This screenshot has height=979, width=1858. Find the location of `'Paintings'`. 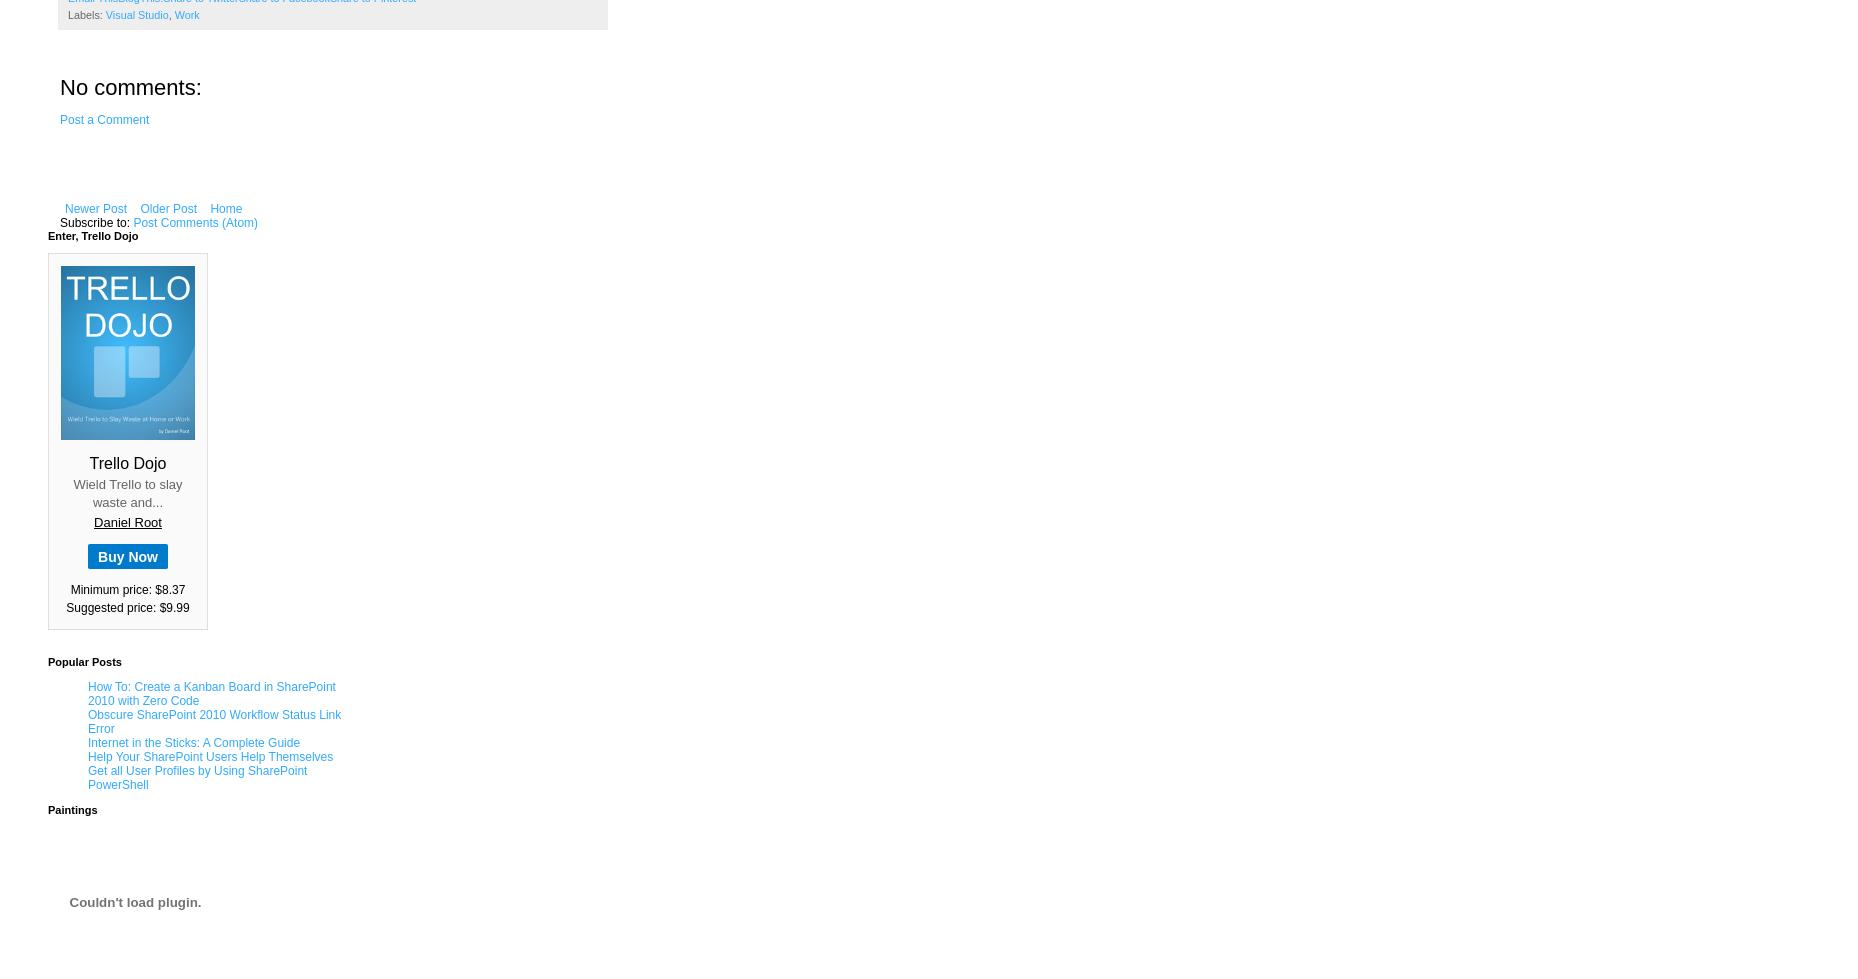

'Paintings' is located at coordinates (71, 809).